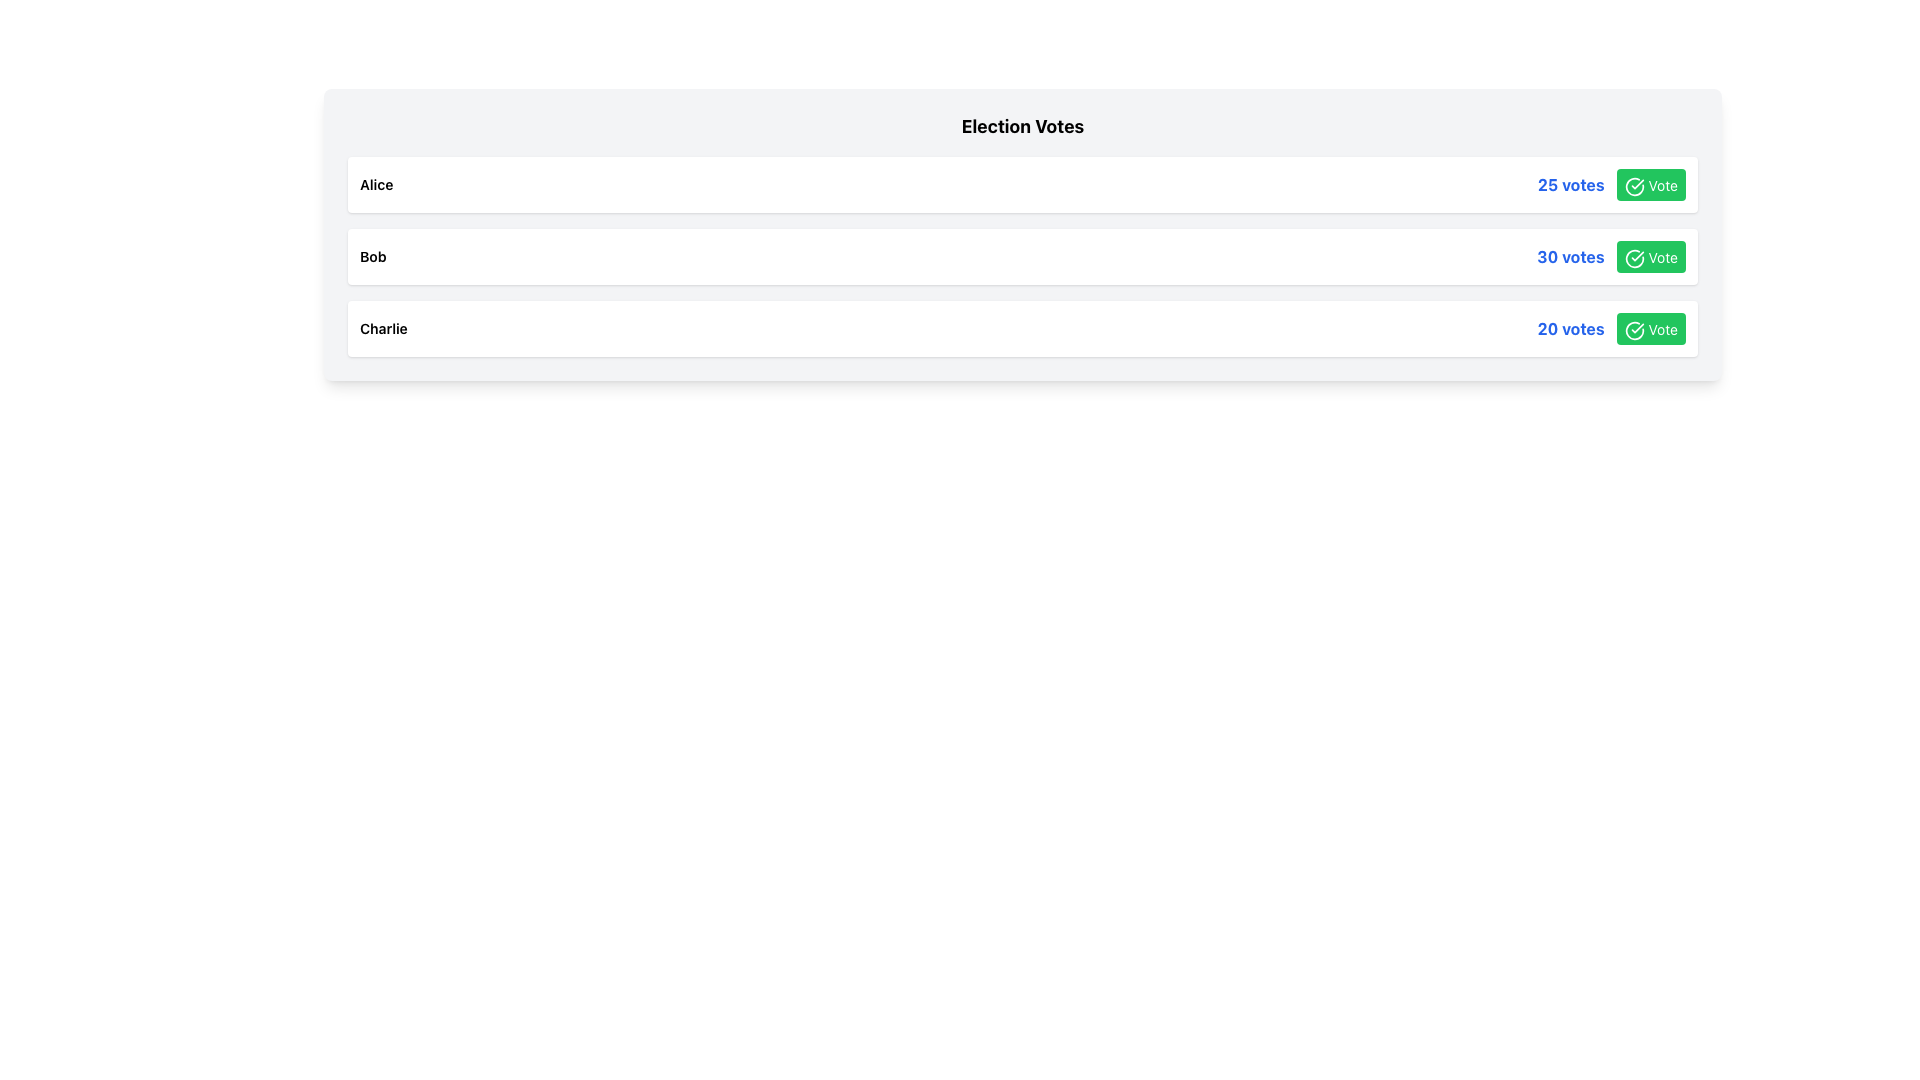 The height and width of the screenshot is (1080, 1920). I want to click on text displayed on the 'Vote' button, which is a small white text within a green rounded button located to the far right of the row for 'Charlie' and '20 votes', so click(1663, 328).